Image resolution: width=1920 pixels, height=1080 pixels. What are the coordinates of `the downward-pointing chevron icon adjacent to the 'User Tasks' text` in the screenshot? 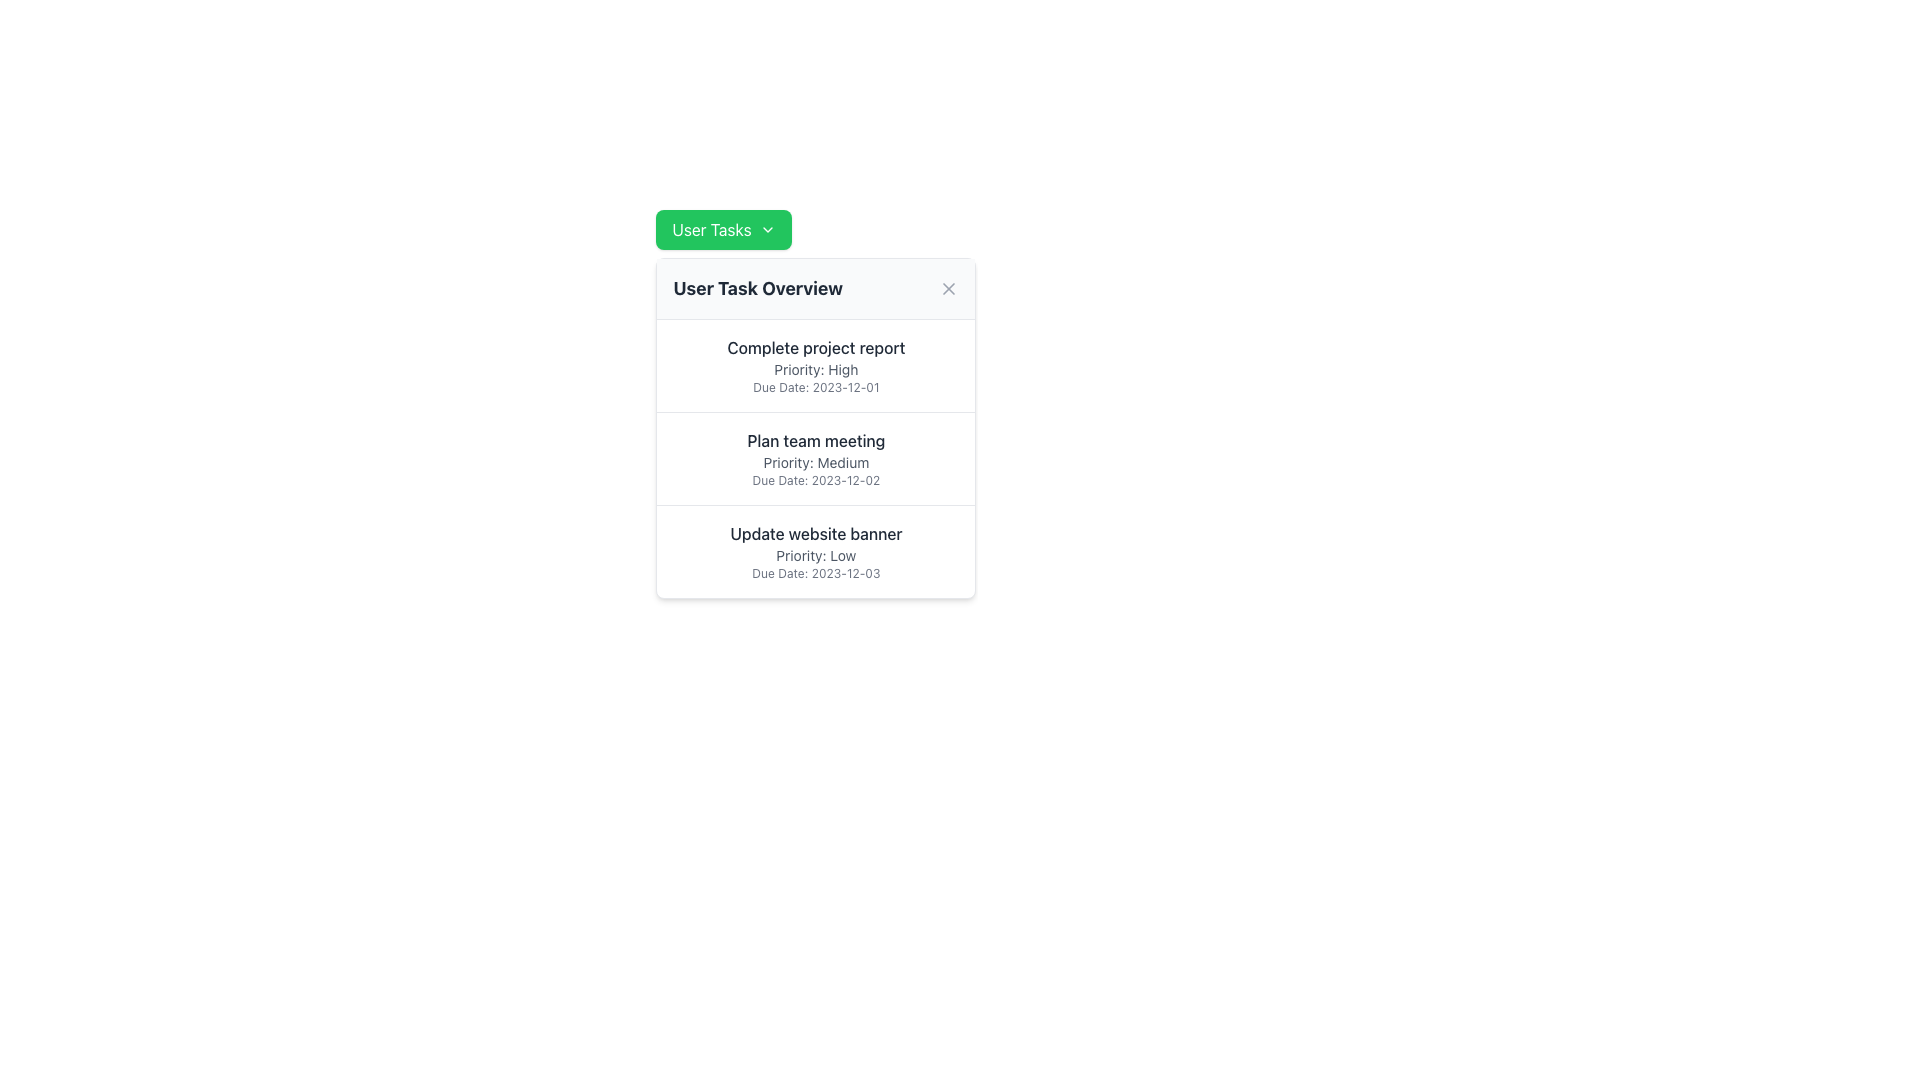 It's located at (766, 229).